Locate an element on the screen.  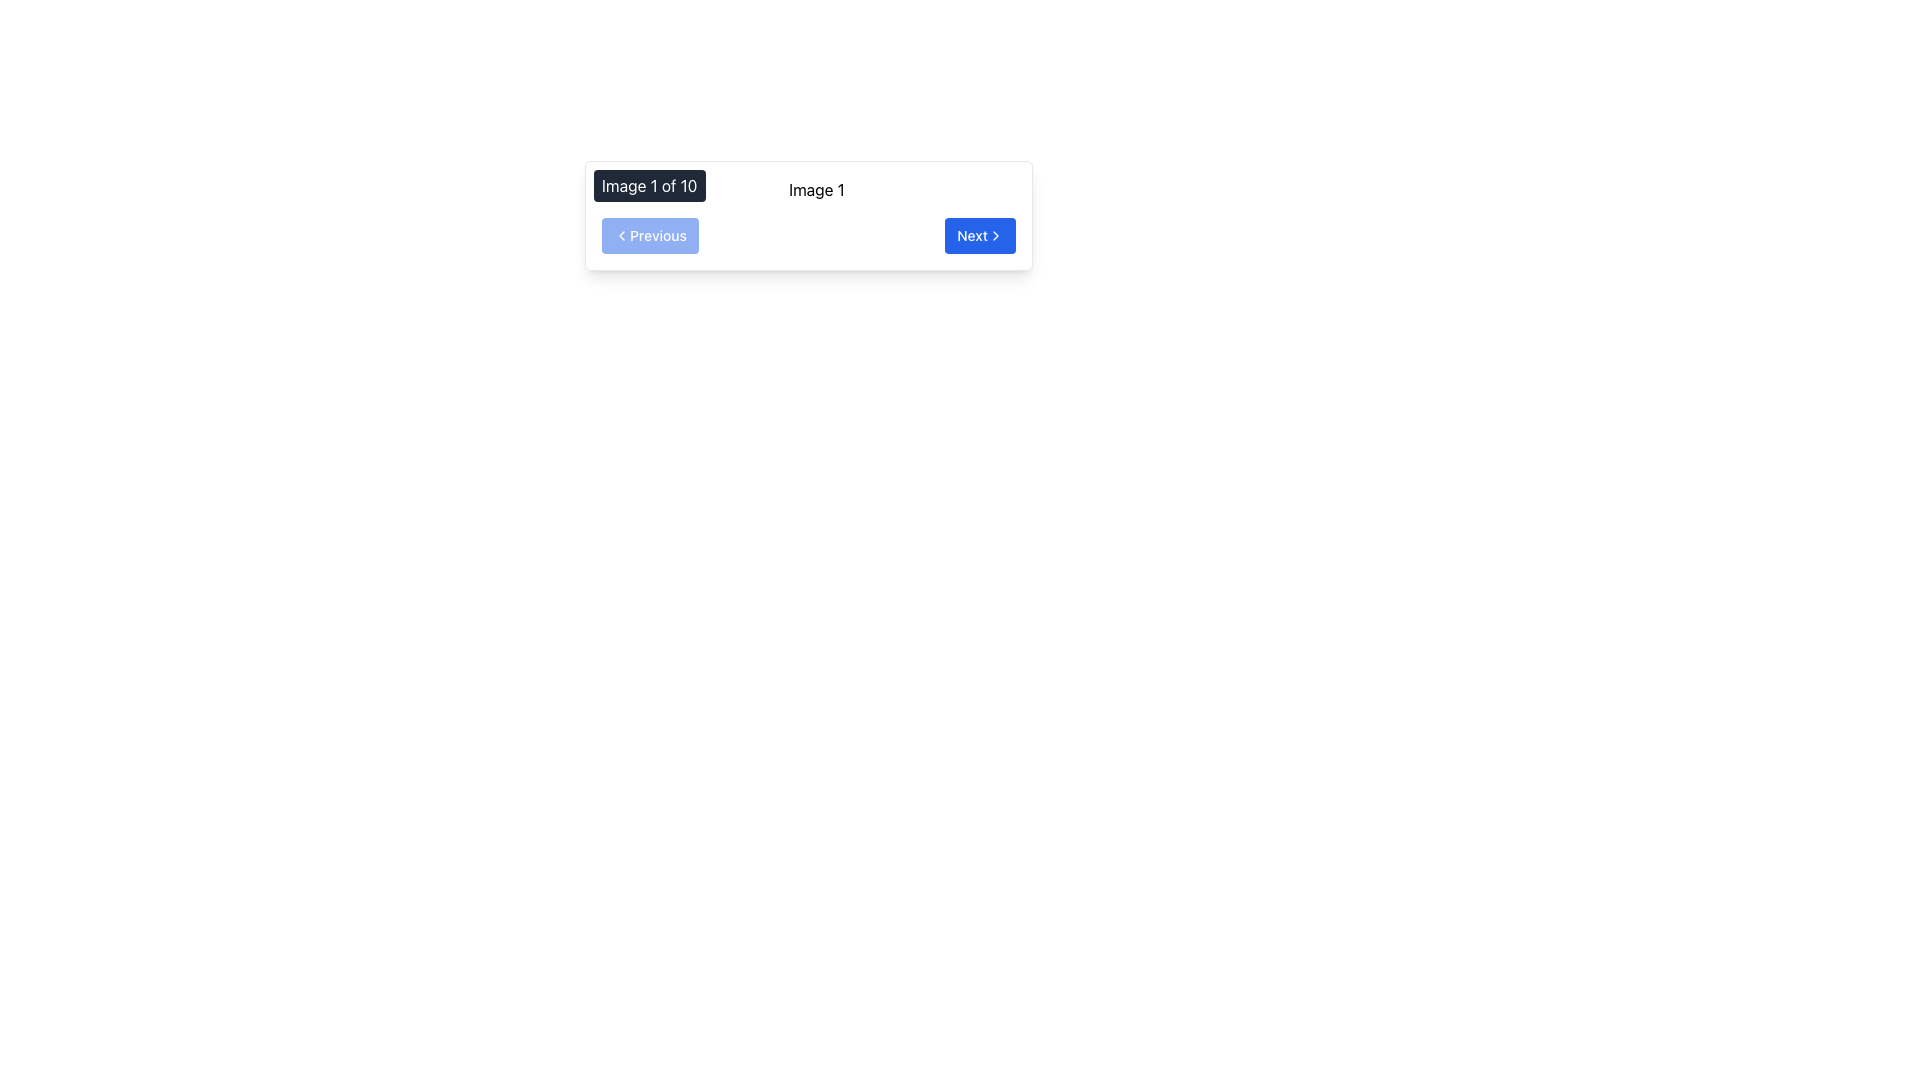
the 'Previous' button is located at coordinates (650, 234).